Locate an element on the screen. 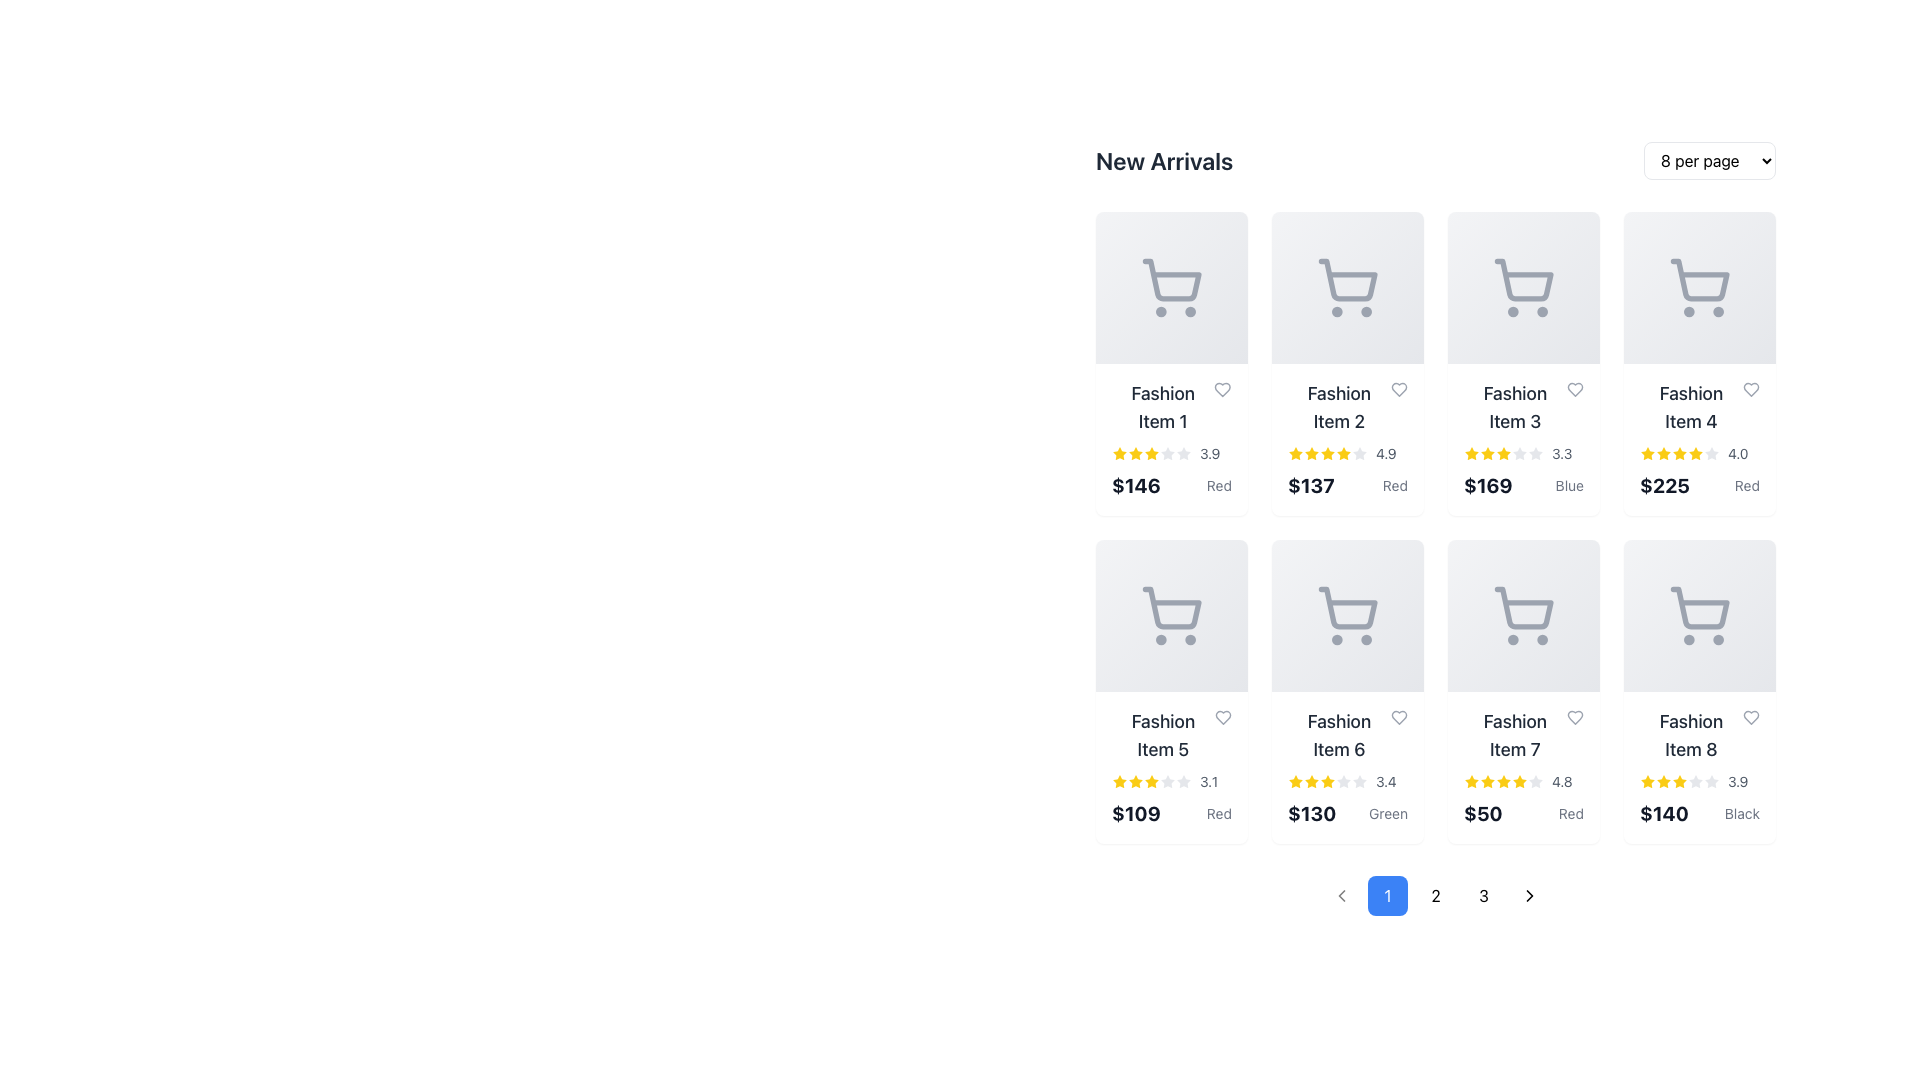 The image size is (1920, 1080). the 'favorite' icon located in the top-right corner of the product card labeled 'Fashion Item 8' is located at coordinates (1750, 716).